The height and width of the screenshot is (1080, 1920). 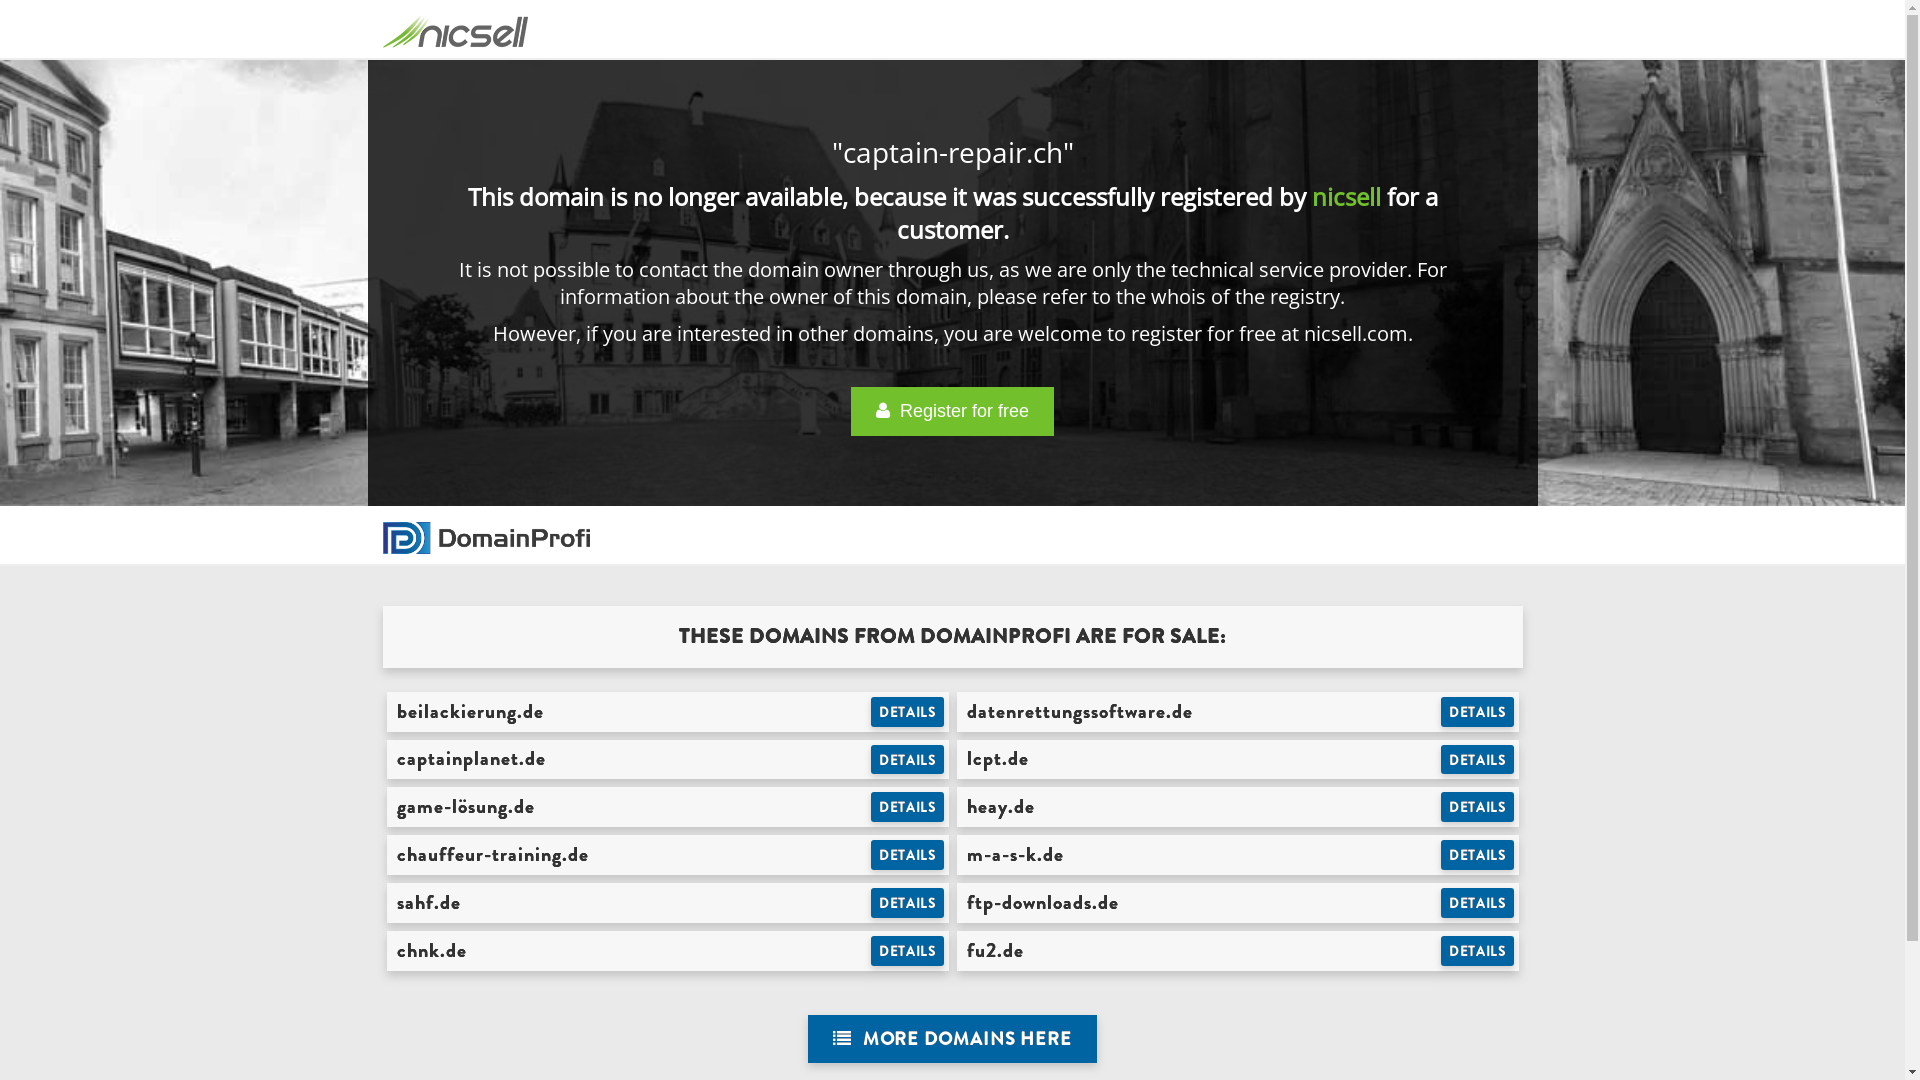 I want to click on 'DETAILS', so click(x=870, y=902).